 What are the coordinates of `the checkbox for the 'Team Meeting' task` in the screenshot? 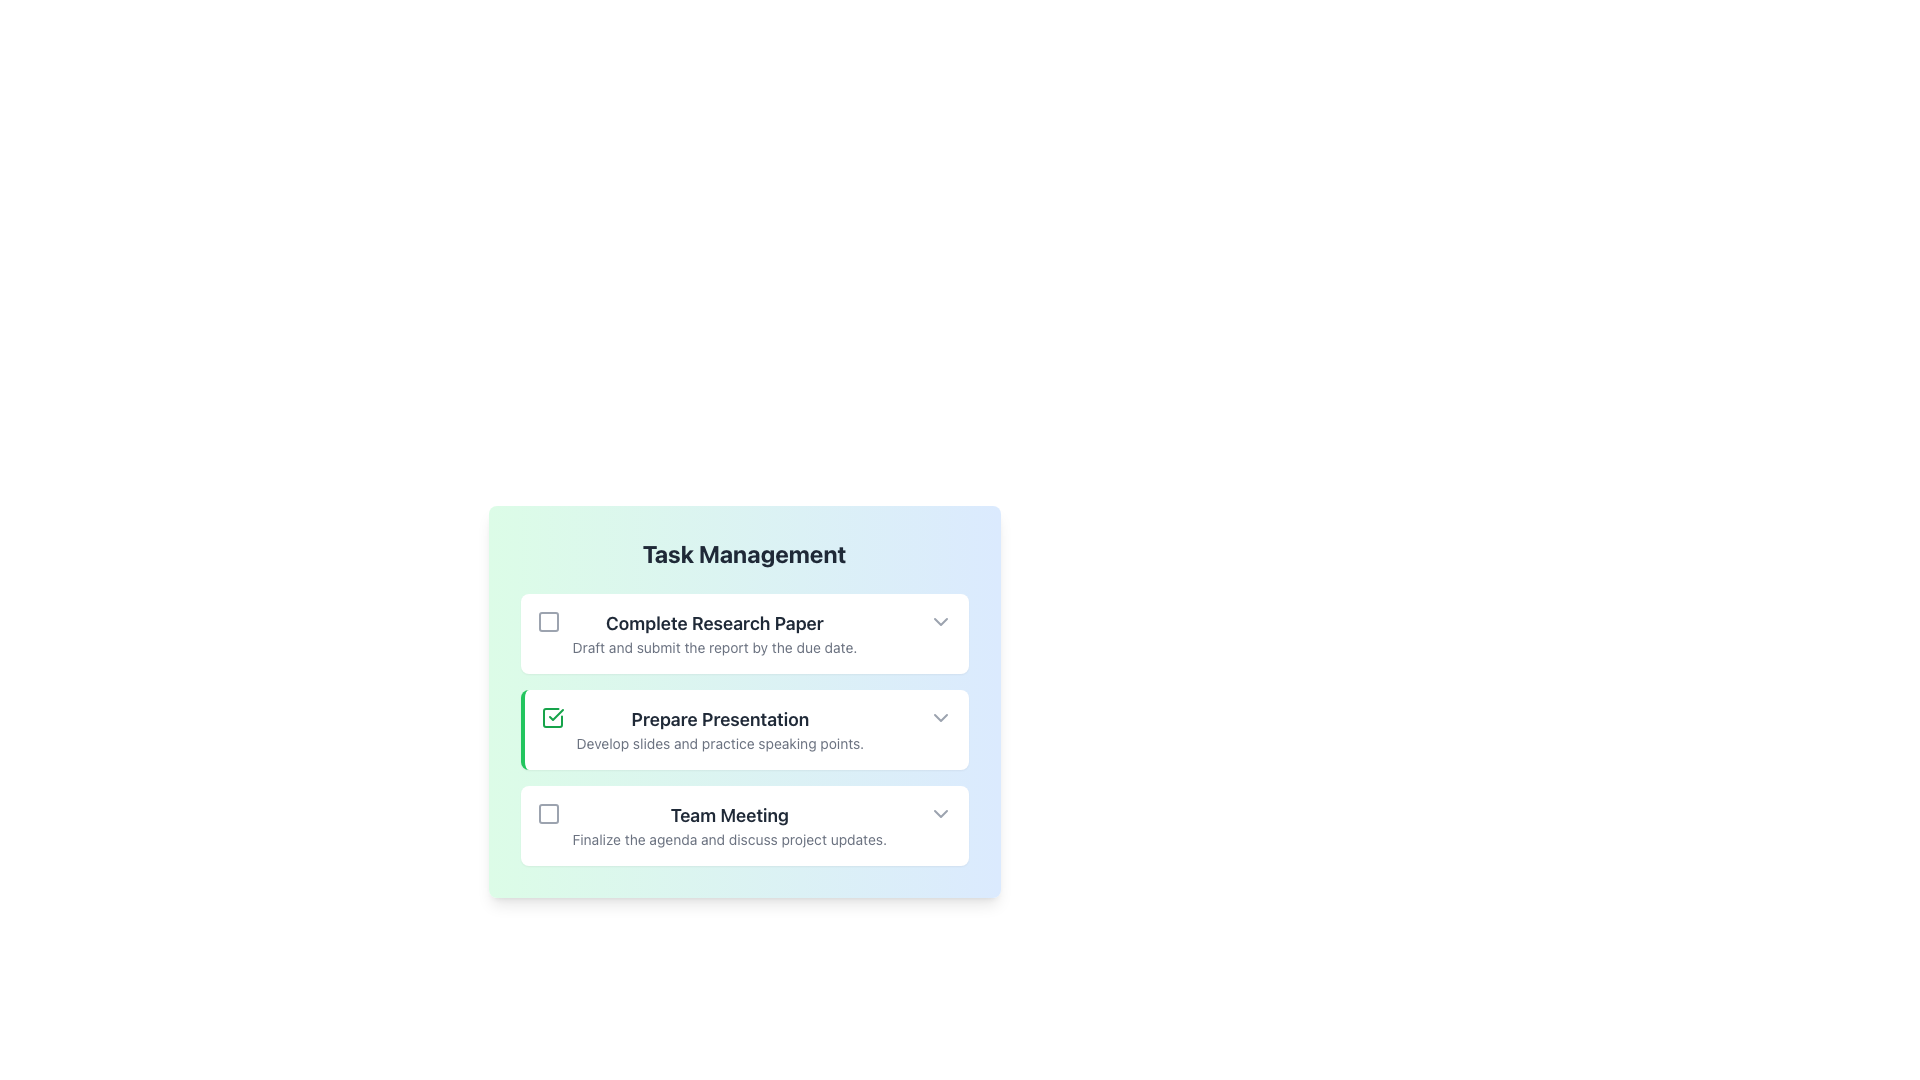 It's located at (548, 813).